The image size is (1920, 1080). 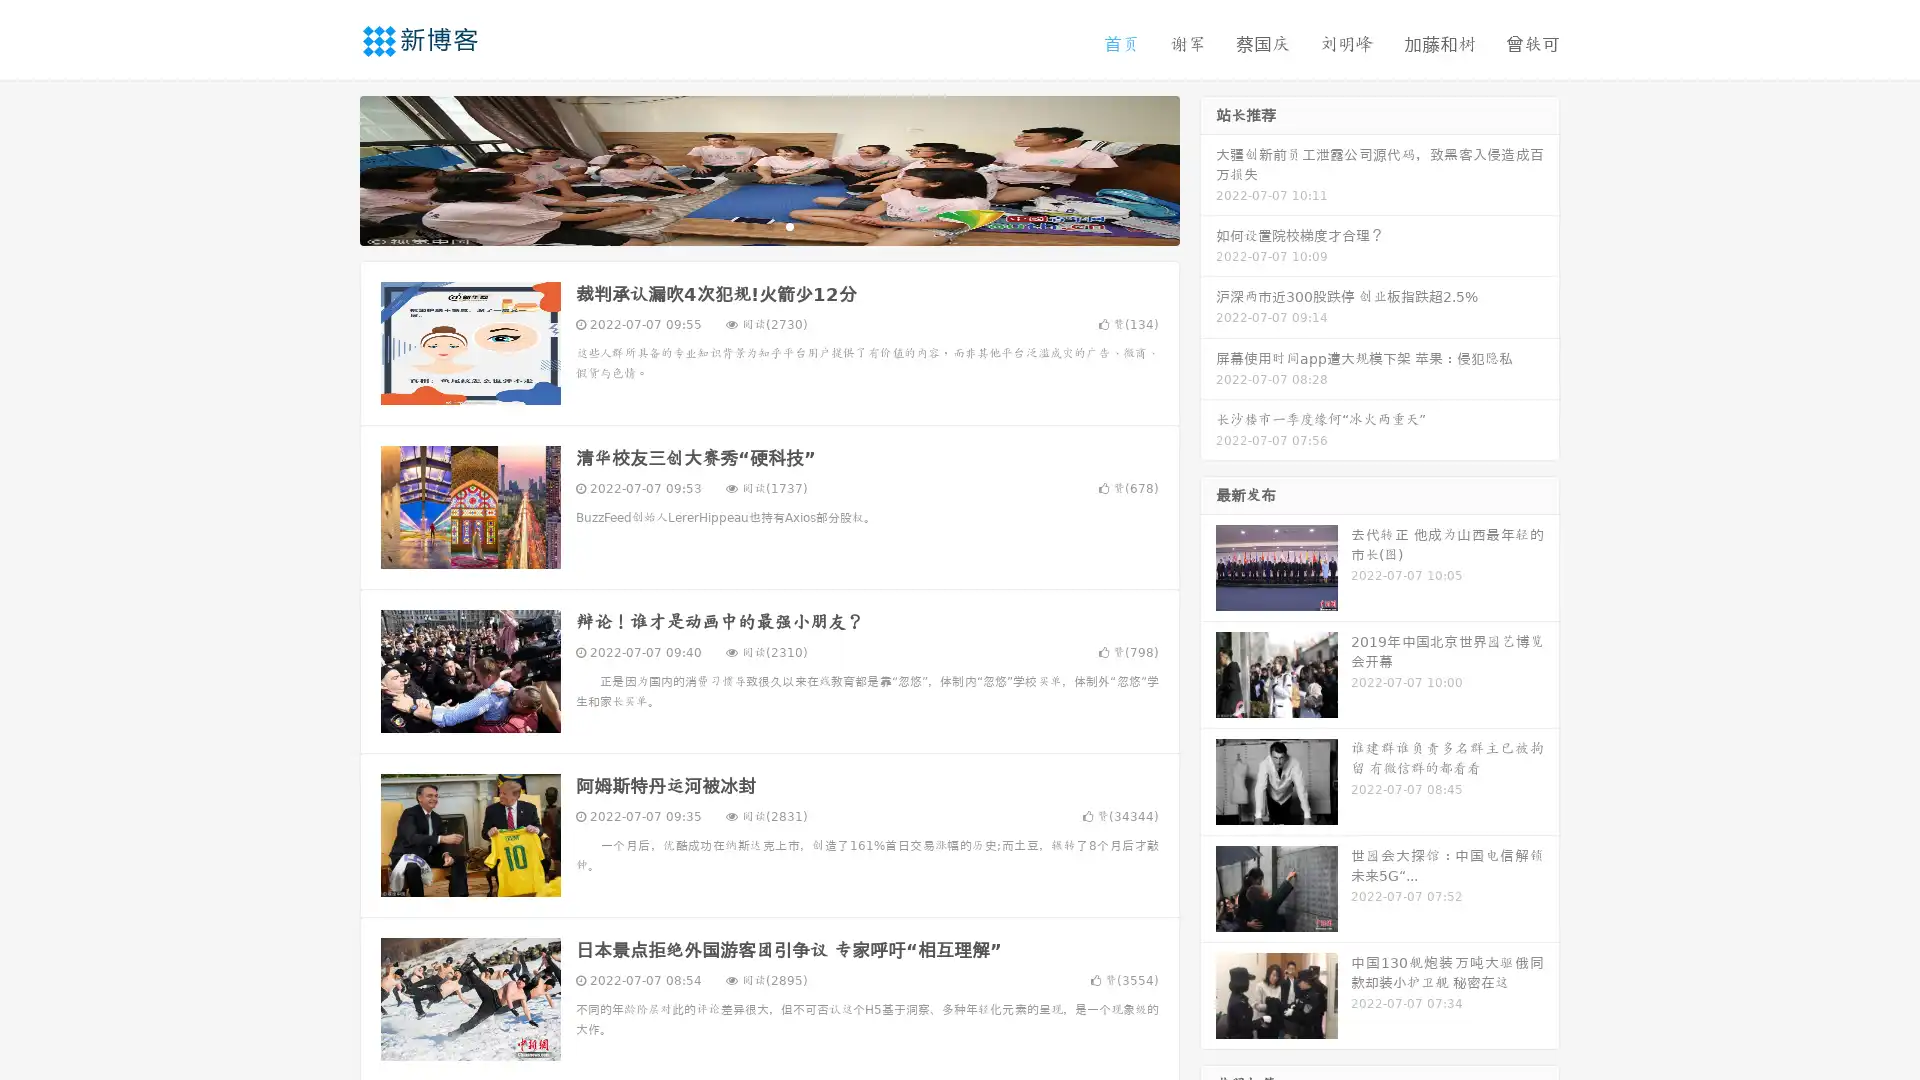 What do you see at coordinates (330, 168) in the screenshot?
I see `Previous slide` at bounding box center [330, 168].